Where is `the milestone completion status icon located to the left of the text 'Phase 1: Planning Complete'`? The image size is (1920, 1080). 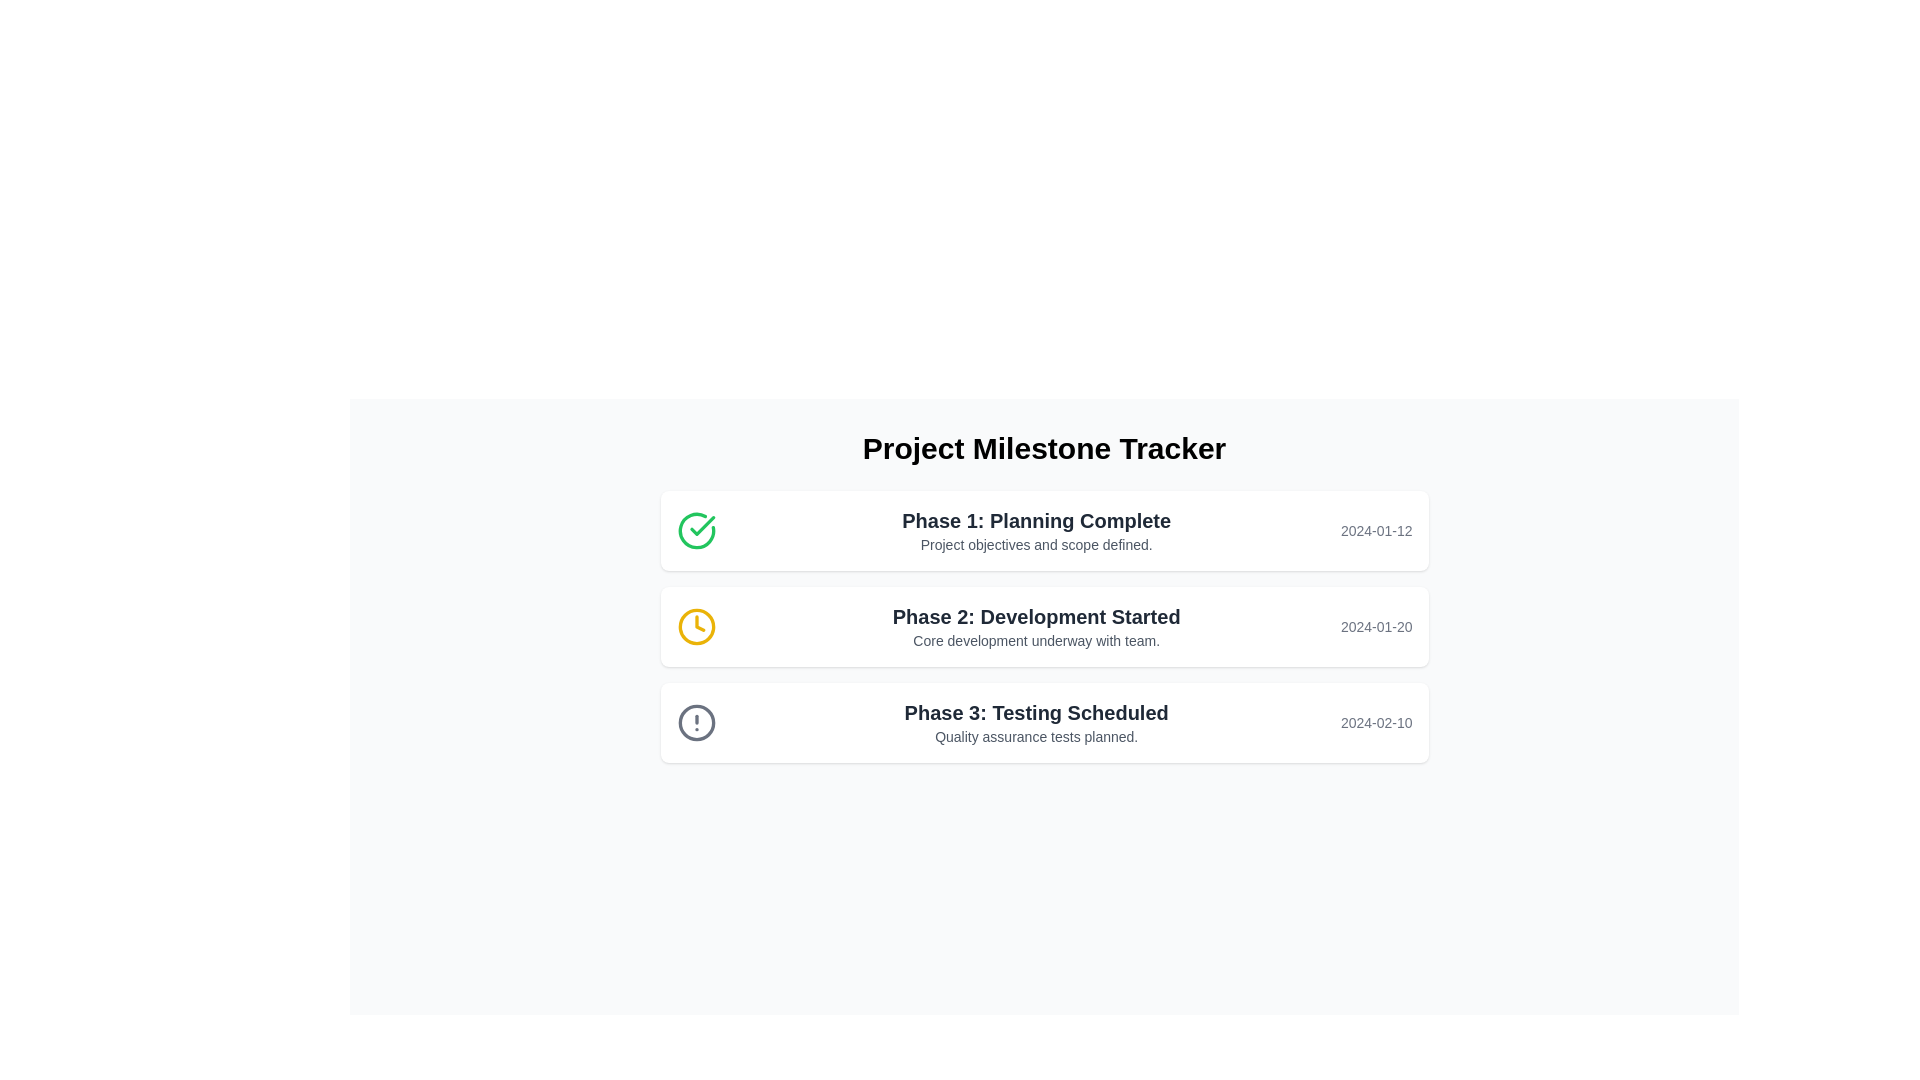 the milestone completion status icon located to the left of the text 'Phase 1: Planning Complete' is located at coordinates (696, 530).